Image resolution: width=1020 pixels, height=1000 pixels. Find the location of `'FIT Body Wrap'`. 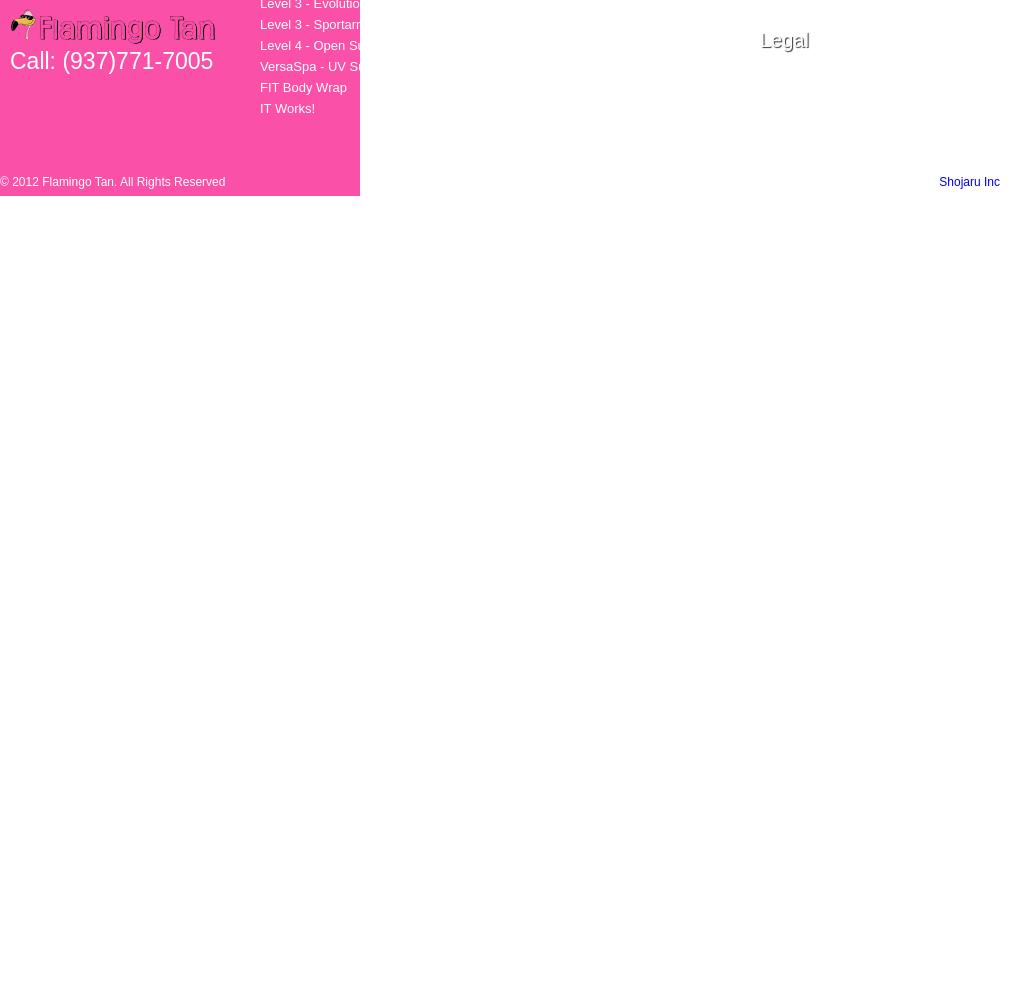

'FIT Body Wrap' is located at coordinates (303, 86).